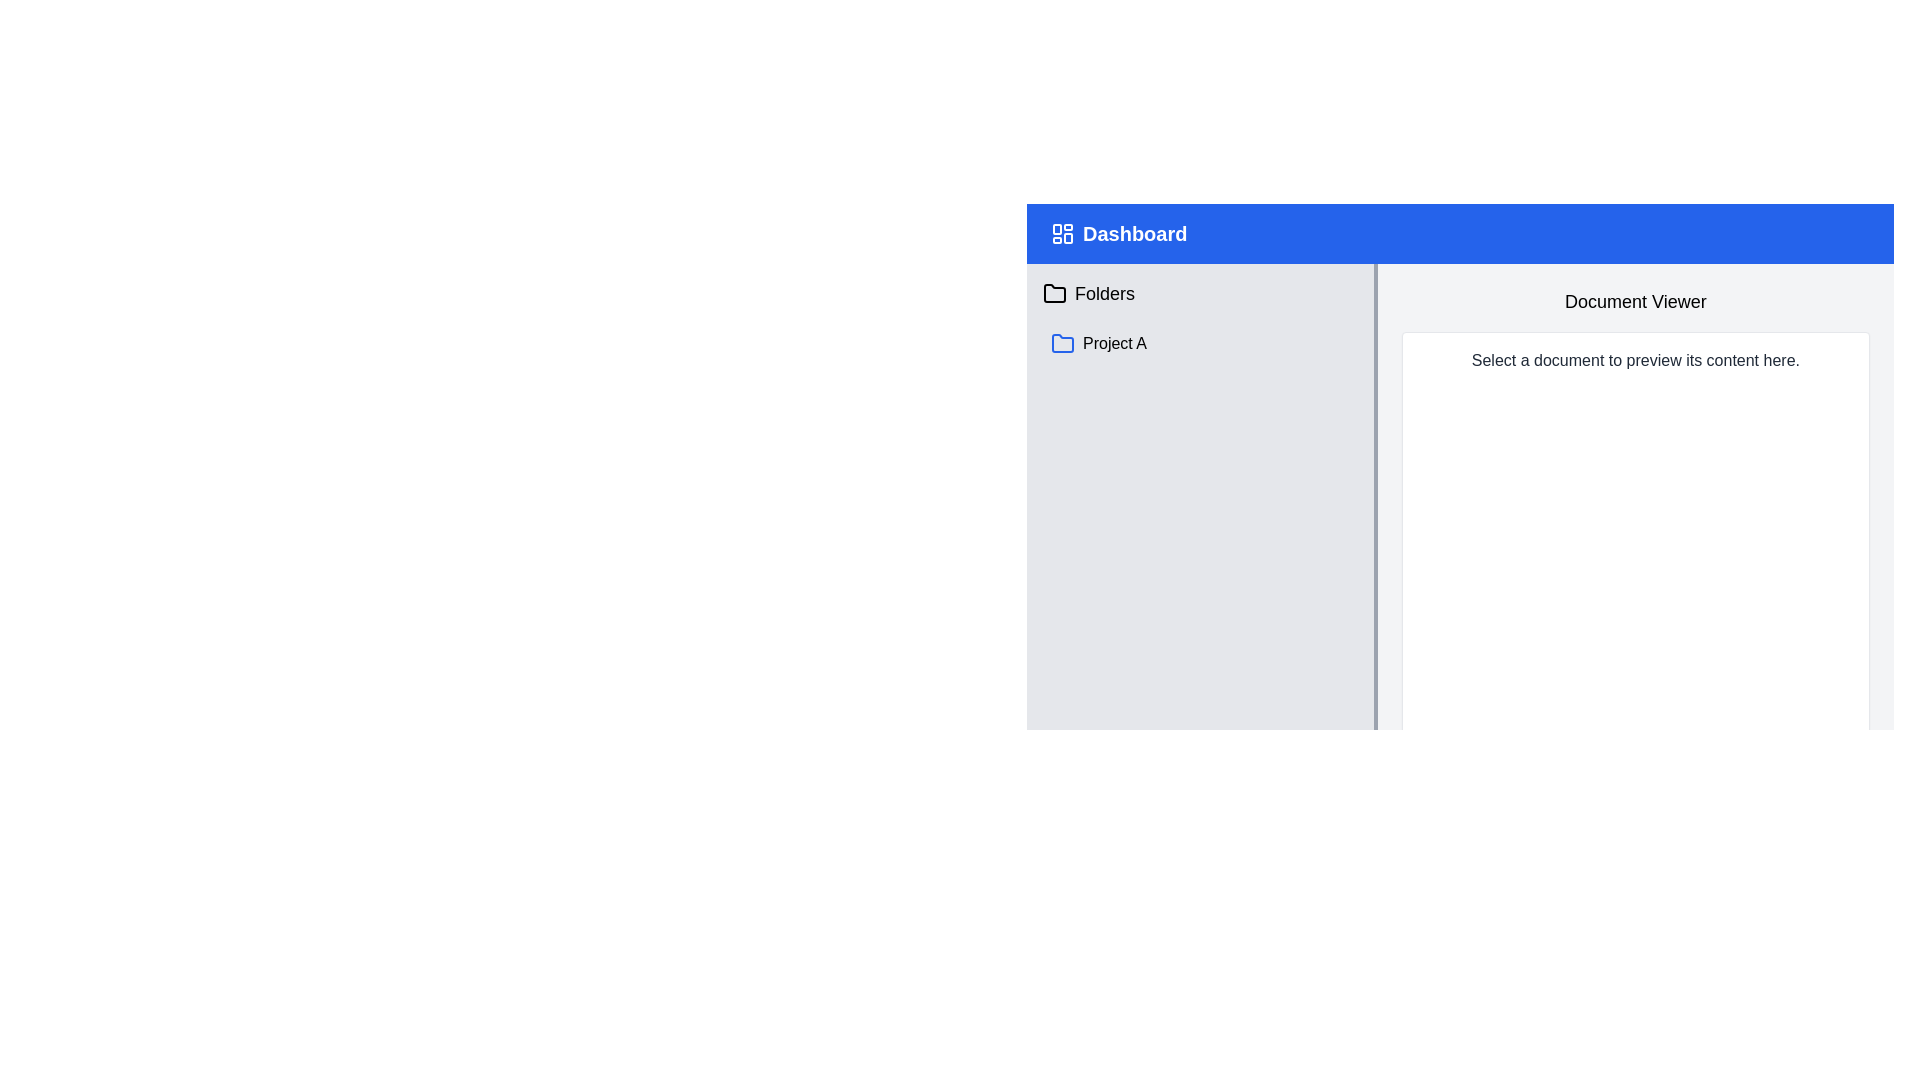 The height and width of the screenshot is (1080, 1920). I want to click on the static label or header title indicating the 'Dashboard' section, located in the top-left segment of the blue header bar, so click(1118, 233).